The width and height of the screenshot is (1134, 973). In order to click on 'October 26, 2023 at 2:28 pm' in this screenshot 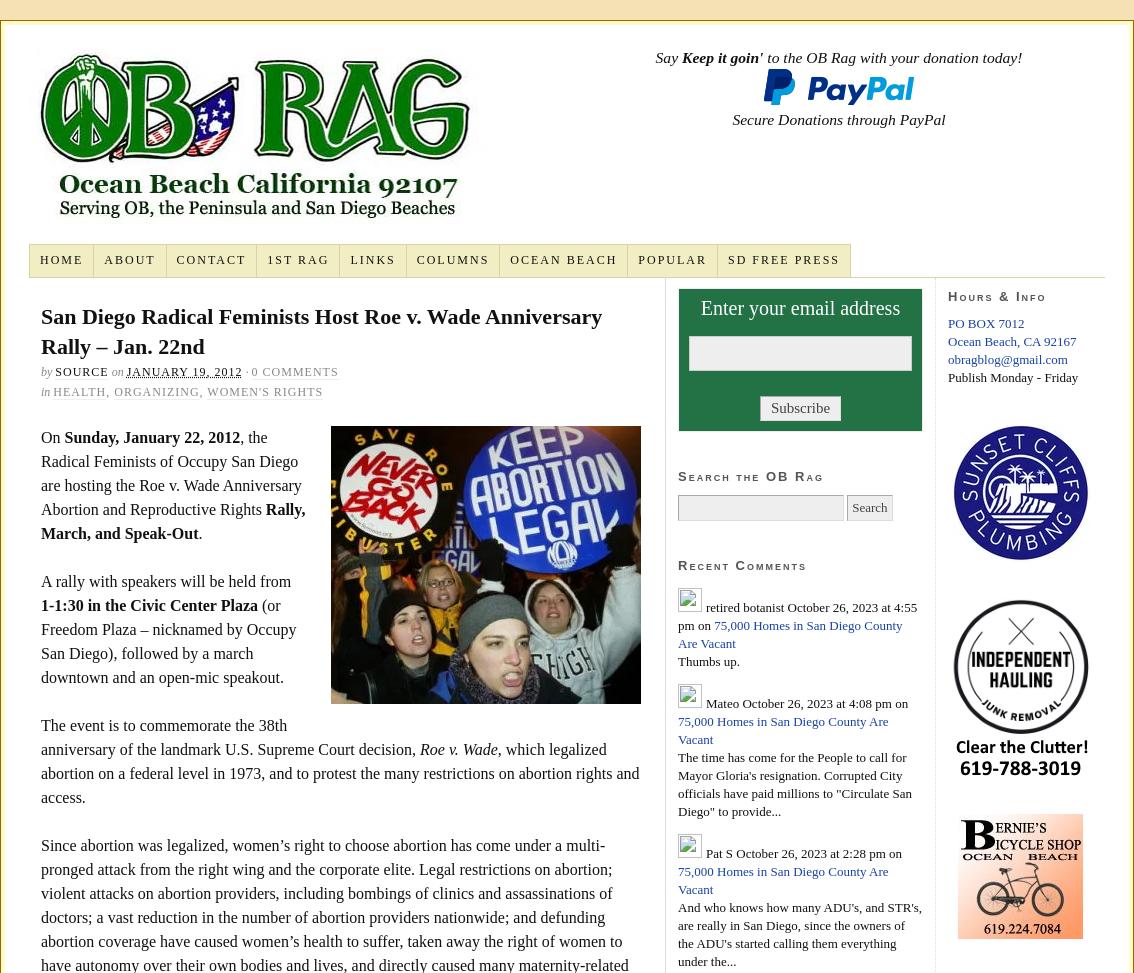, I will do `click(808, 852)`.